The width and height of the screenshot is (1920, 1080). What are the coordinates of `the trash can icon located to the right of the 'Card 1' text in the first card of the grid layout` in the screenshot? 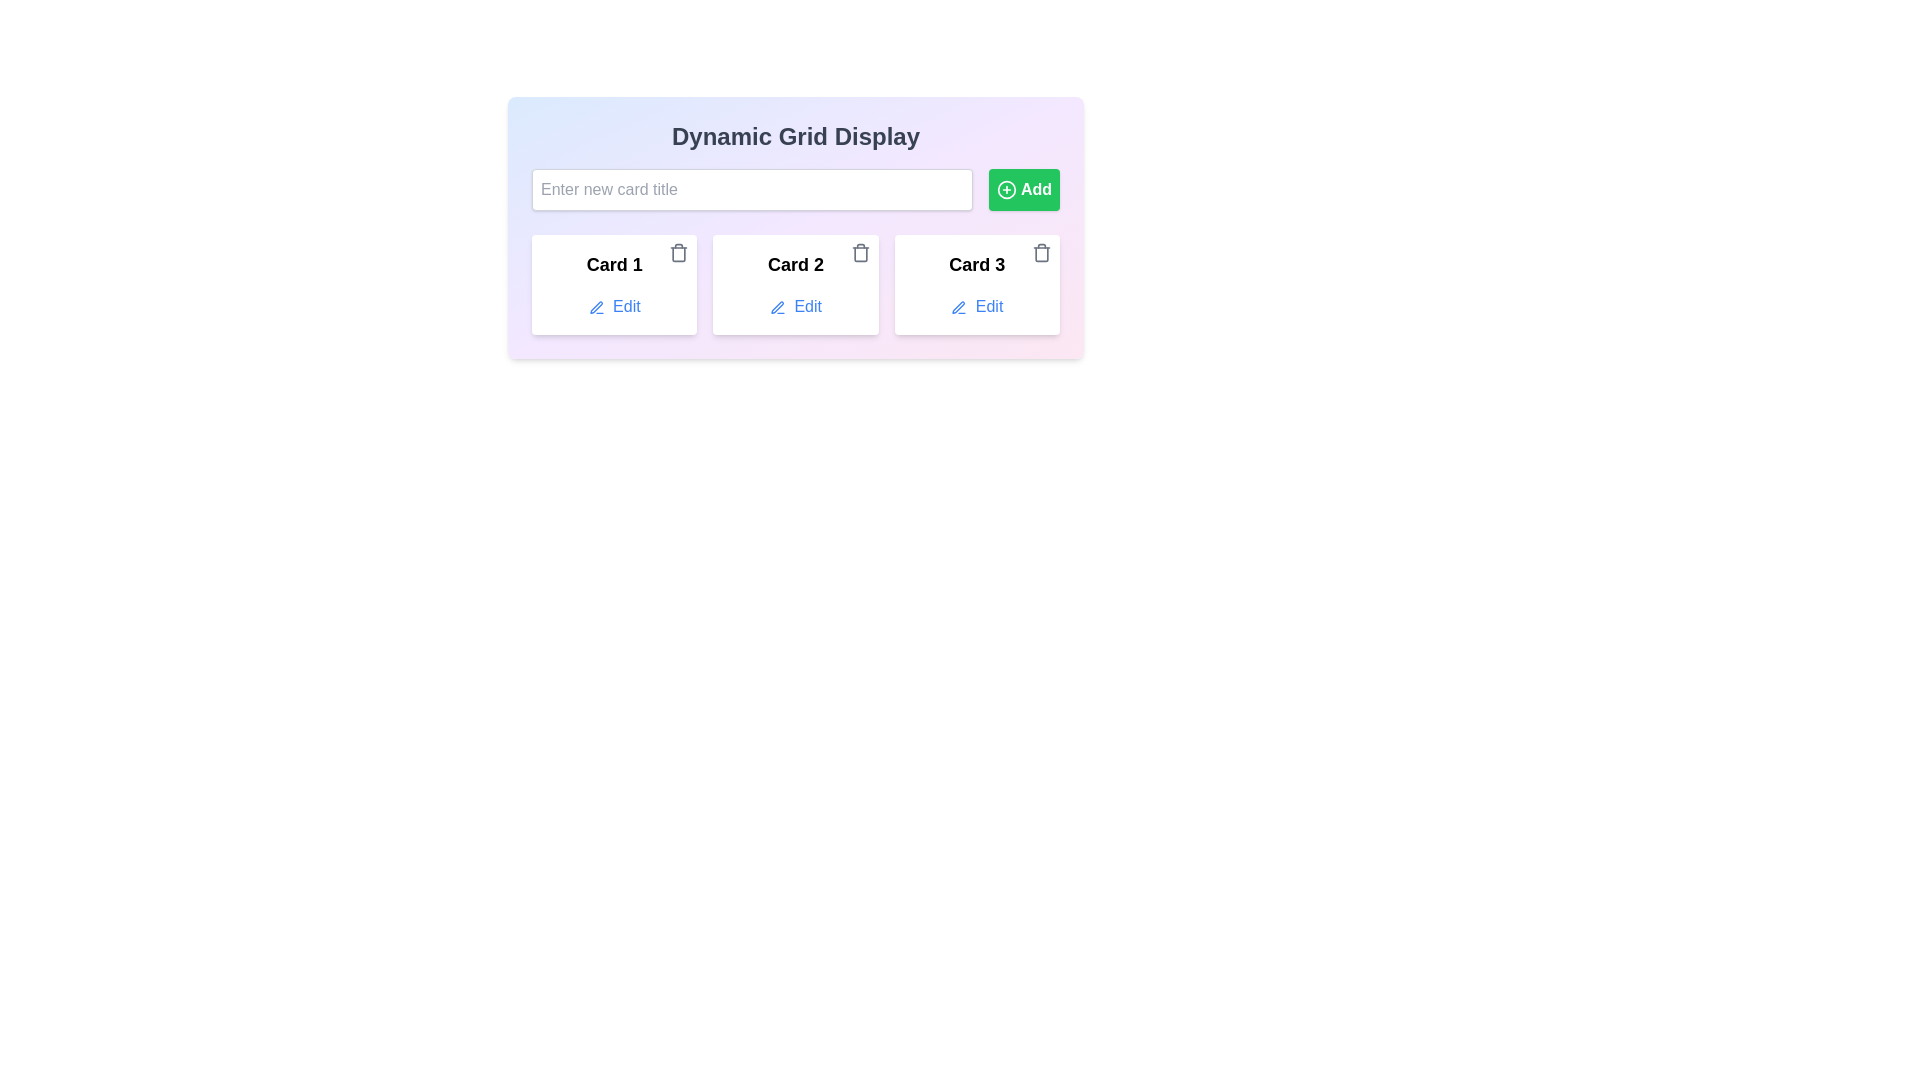 It's located at (679, 253).